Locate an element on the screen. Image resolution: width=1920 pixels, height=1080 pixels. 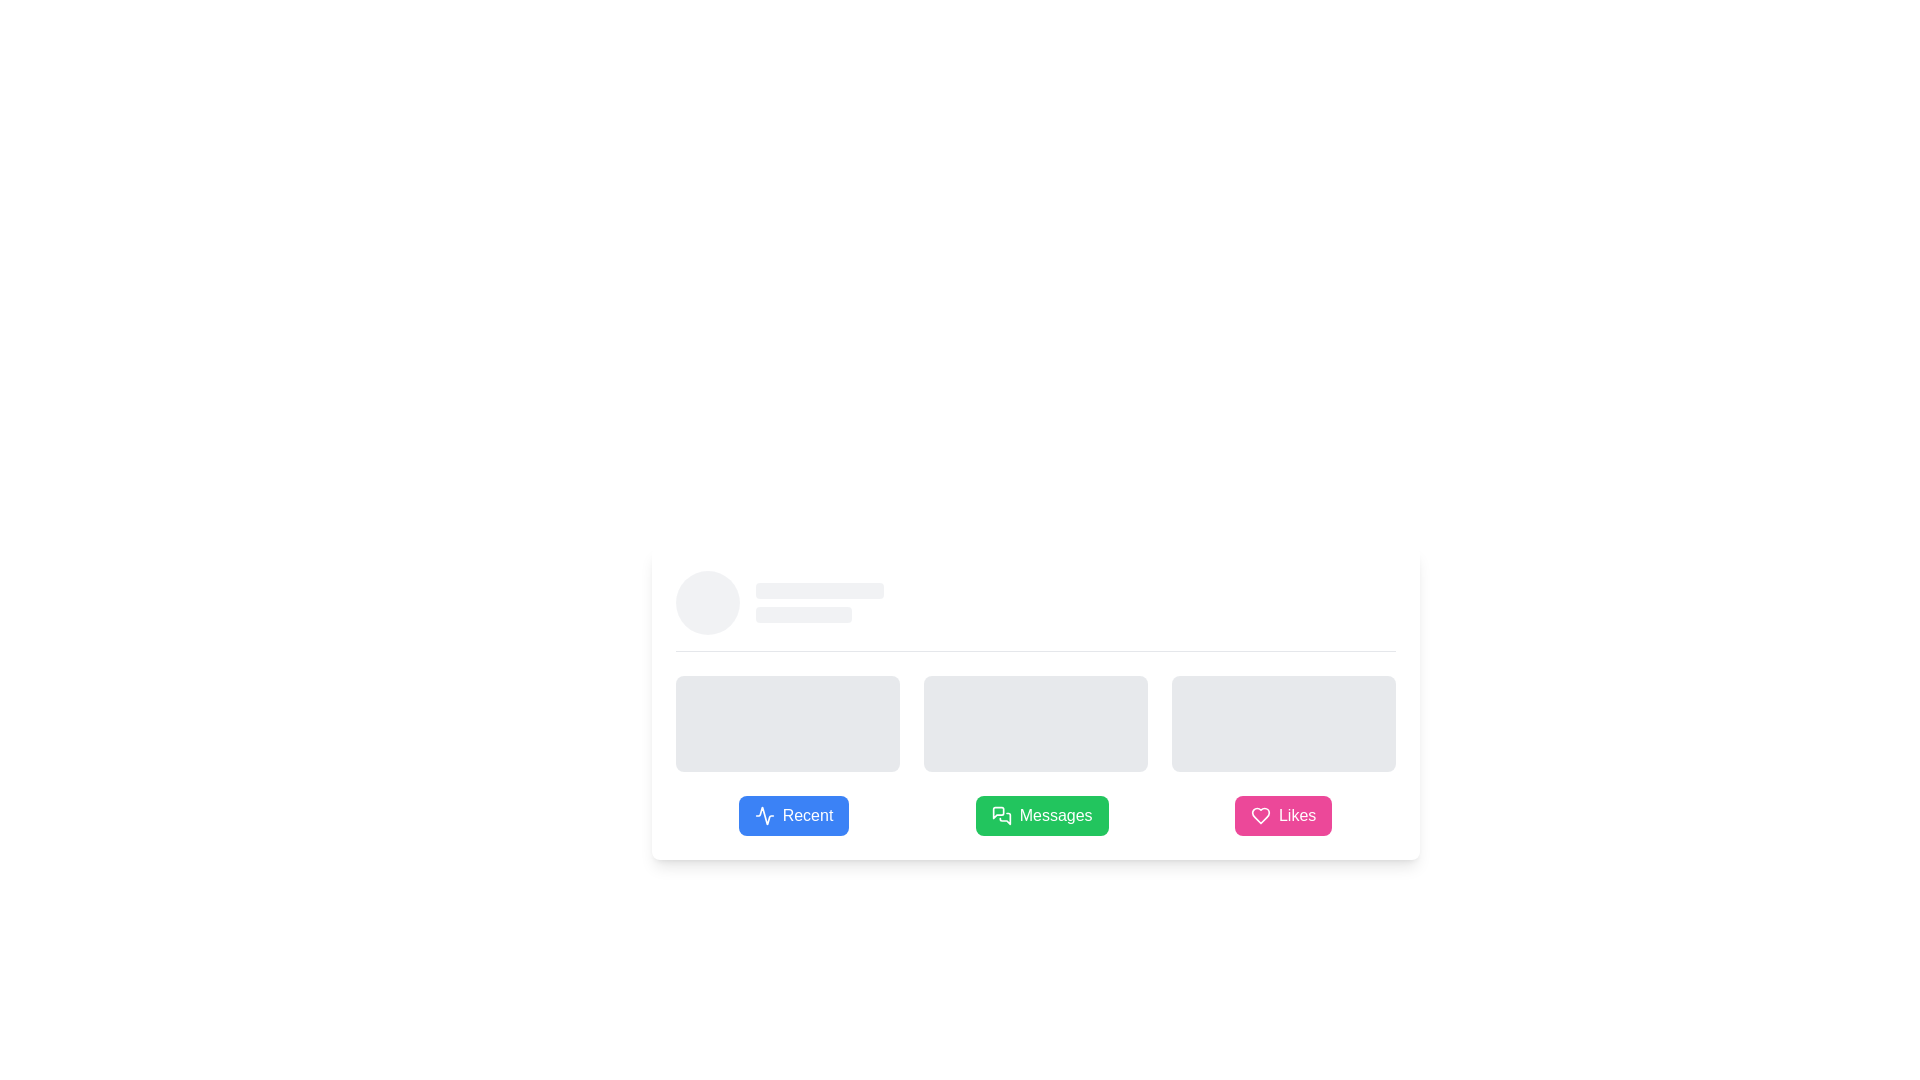
the speech bubble icon on the green 'Messages' button, which is the second button in a horizontal row of three similar buttons is located at coordinates (1001, 816).